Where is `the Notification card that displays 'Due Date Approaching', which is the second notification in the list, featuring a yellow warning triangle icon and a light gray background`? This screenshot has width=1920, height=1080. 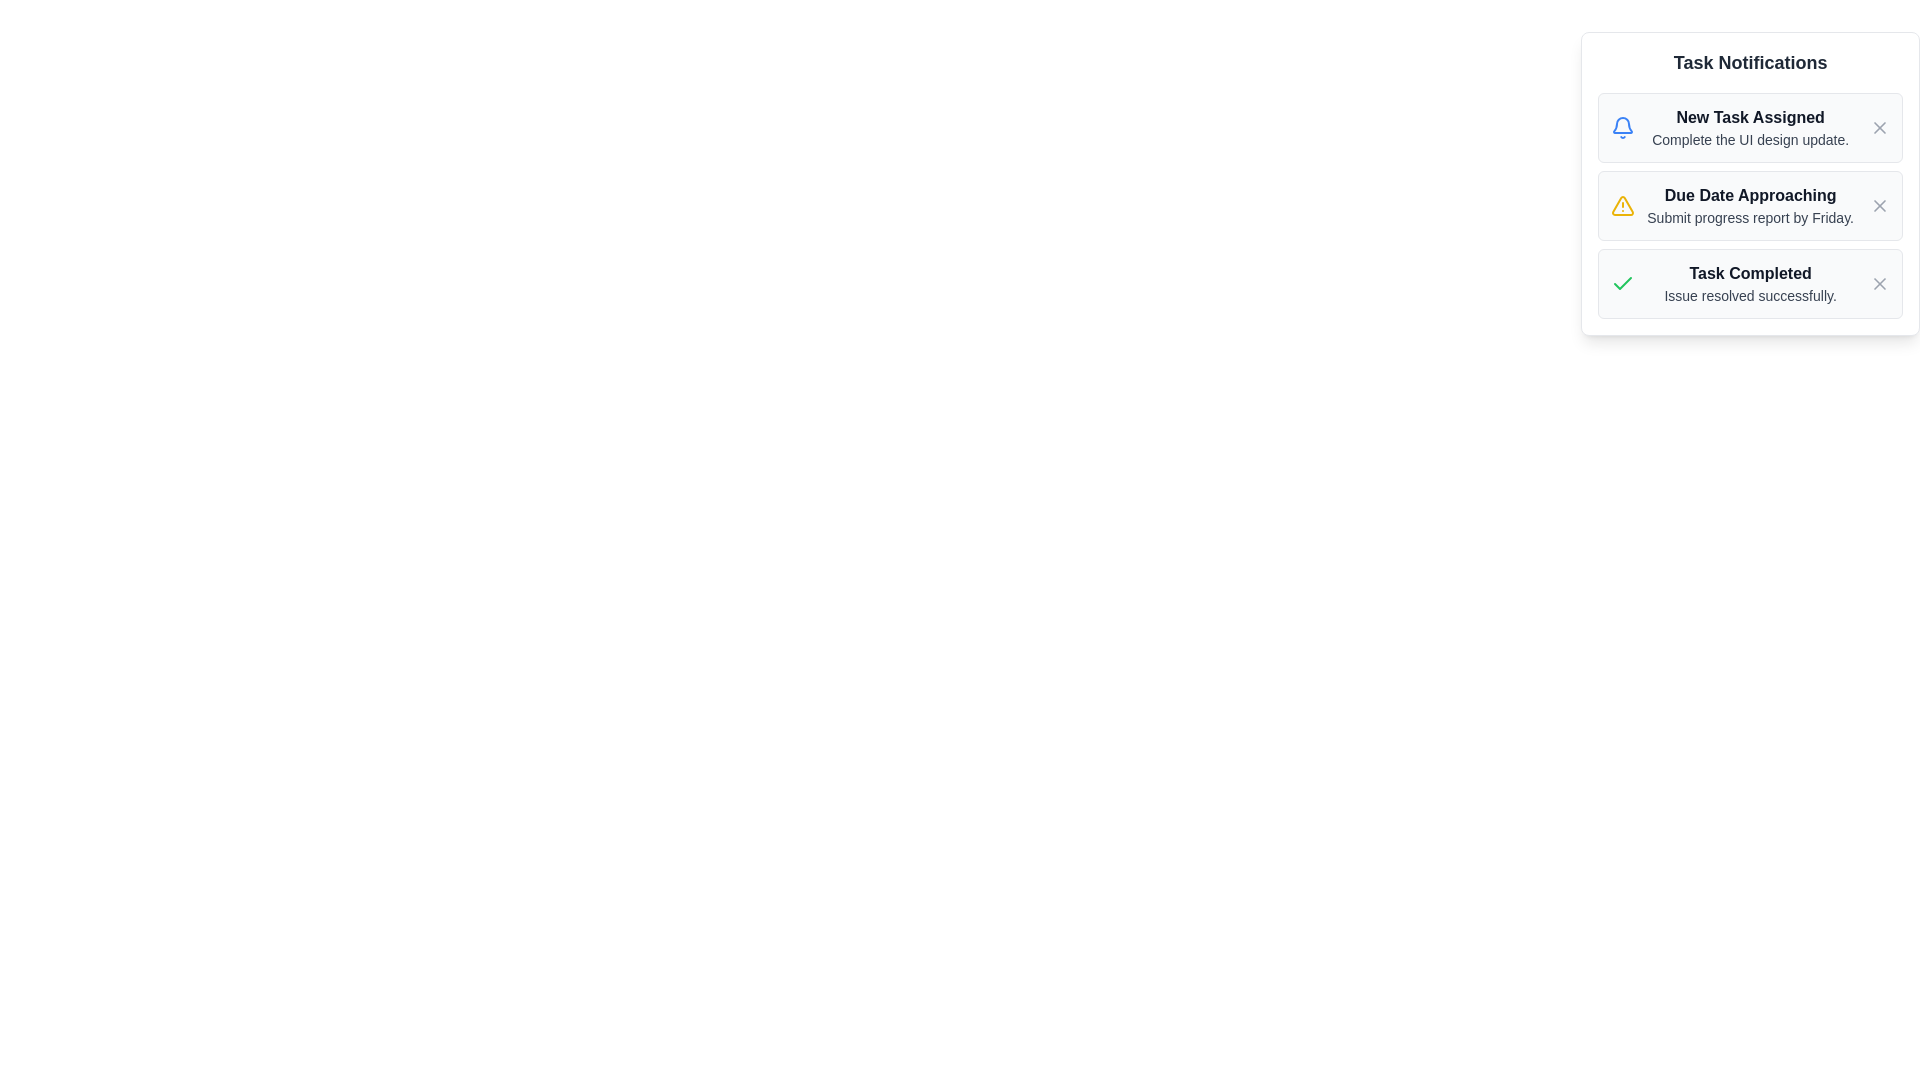
the Notification card that displays 'Due Date Approaching', which is the second notification in the list, featuring a yellow warning triangle icon and a light gray background is located at coordinates (1749, 205).